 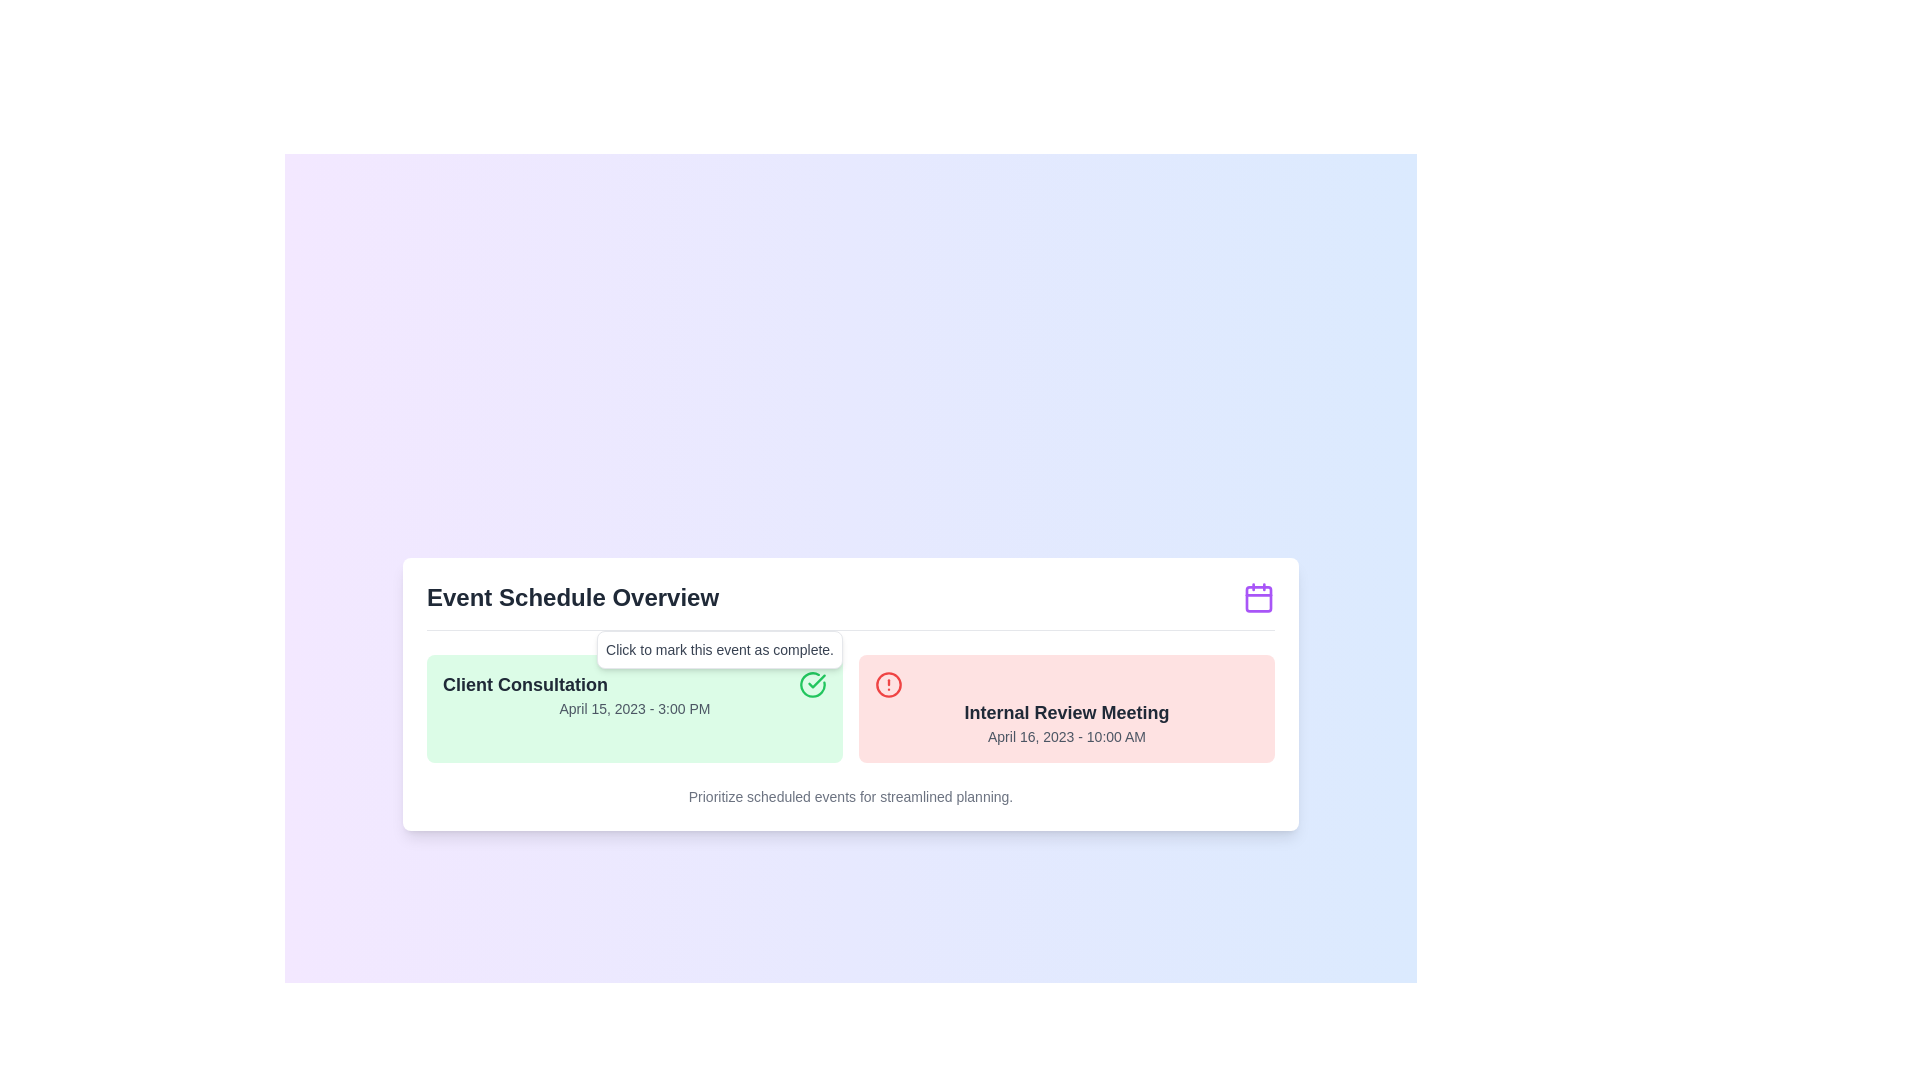 I want to click on the checkmark icon indicating the completion status of the 'Client Consultation' event, which is located within a circular icon on a light green background, so click(x=817, y=680).